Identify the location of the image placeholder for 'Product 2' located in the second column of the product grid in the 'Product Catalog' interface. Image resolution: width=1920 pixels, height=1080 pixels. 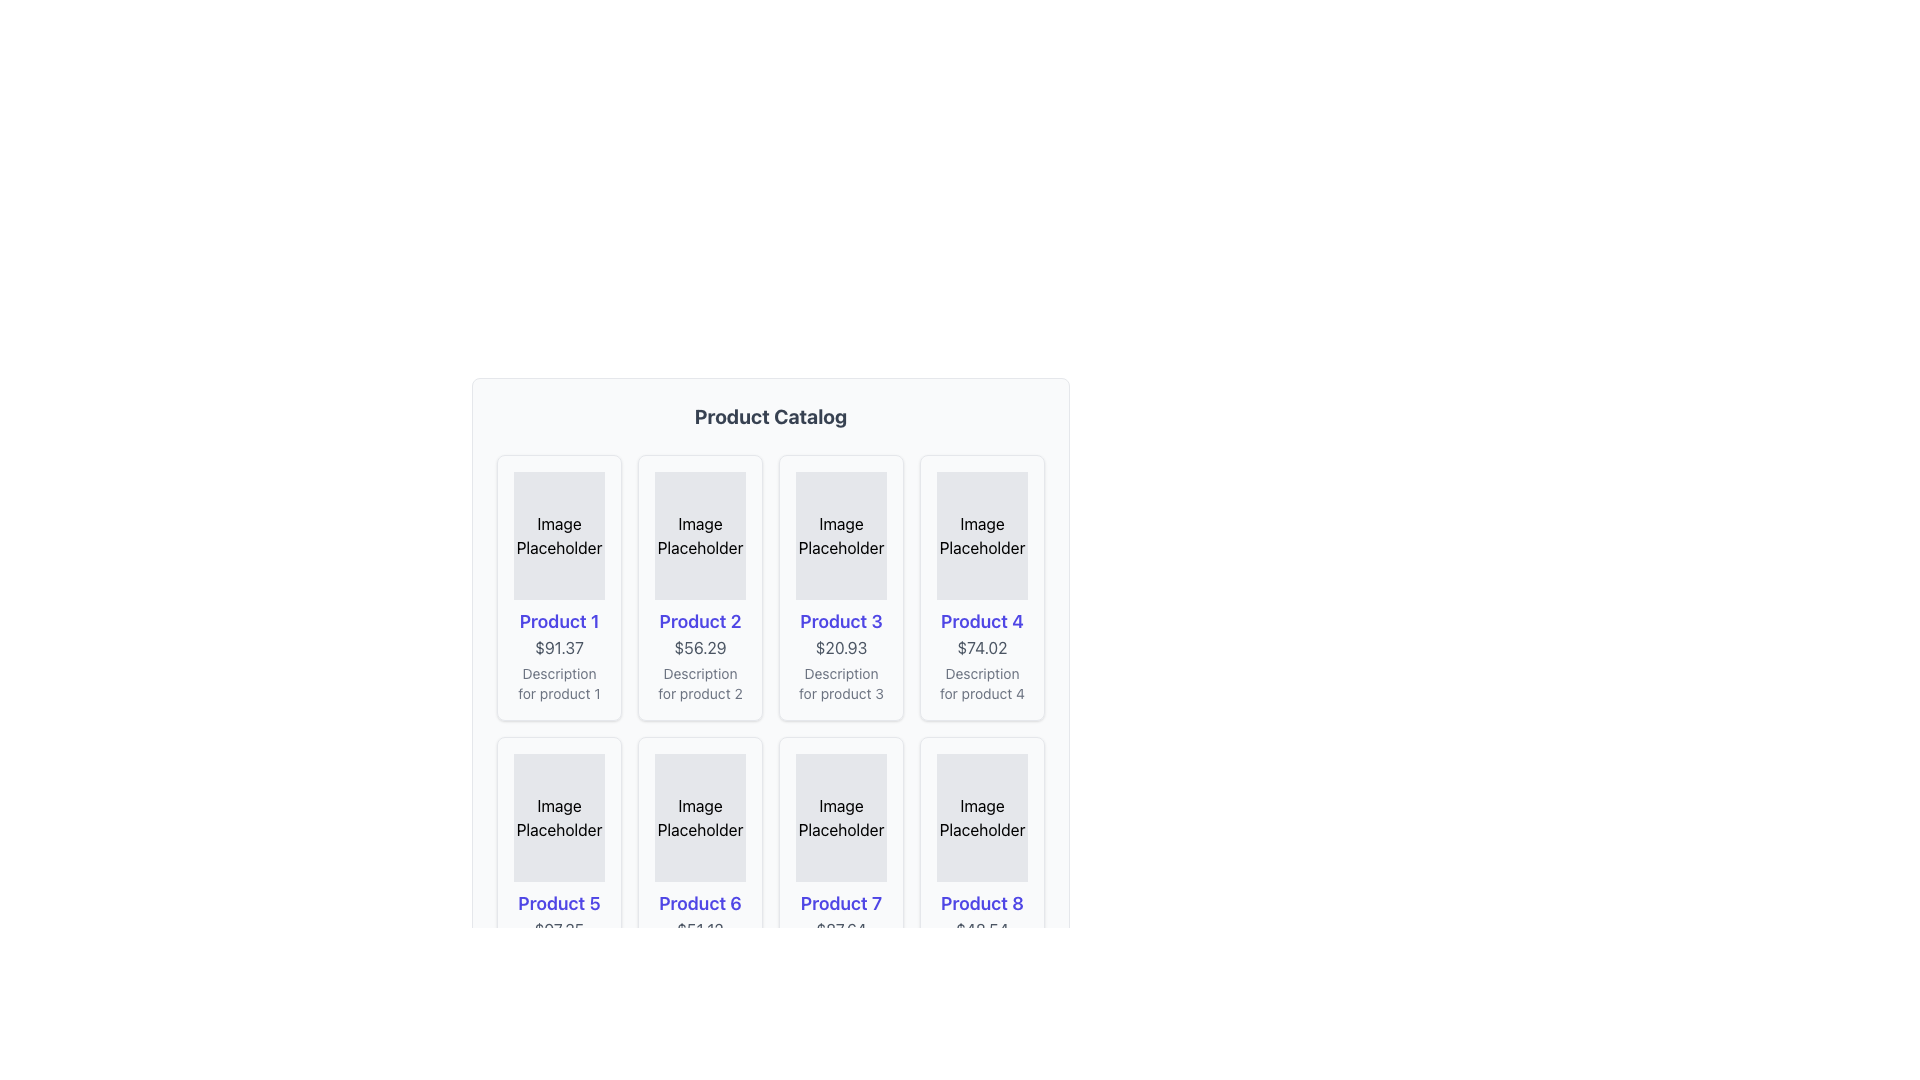
(700, 535).